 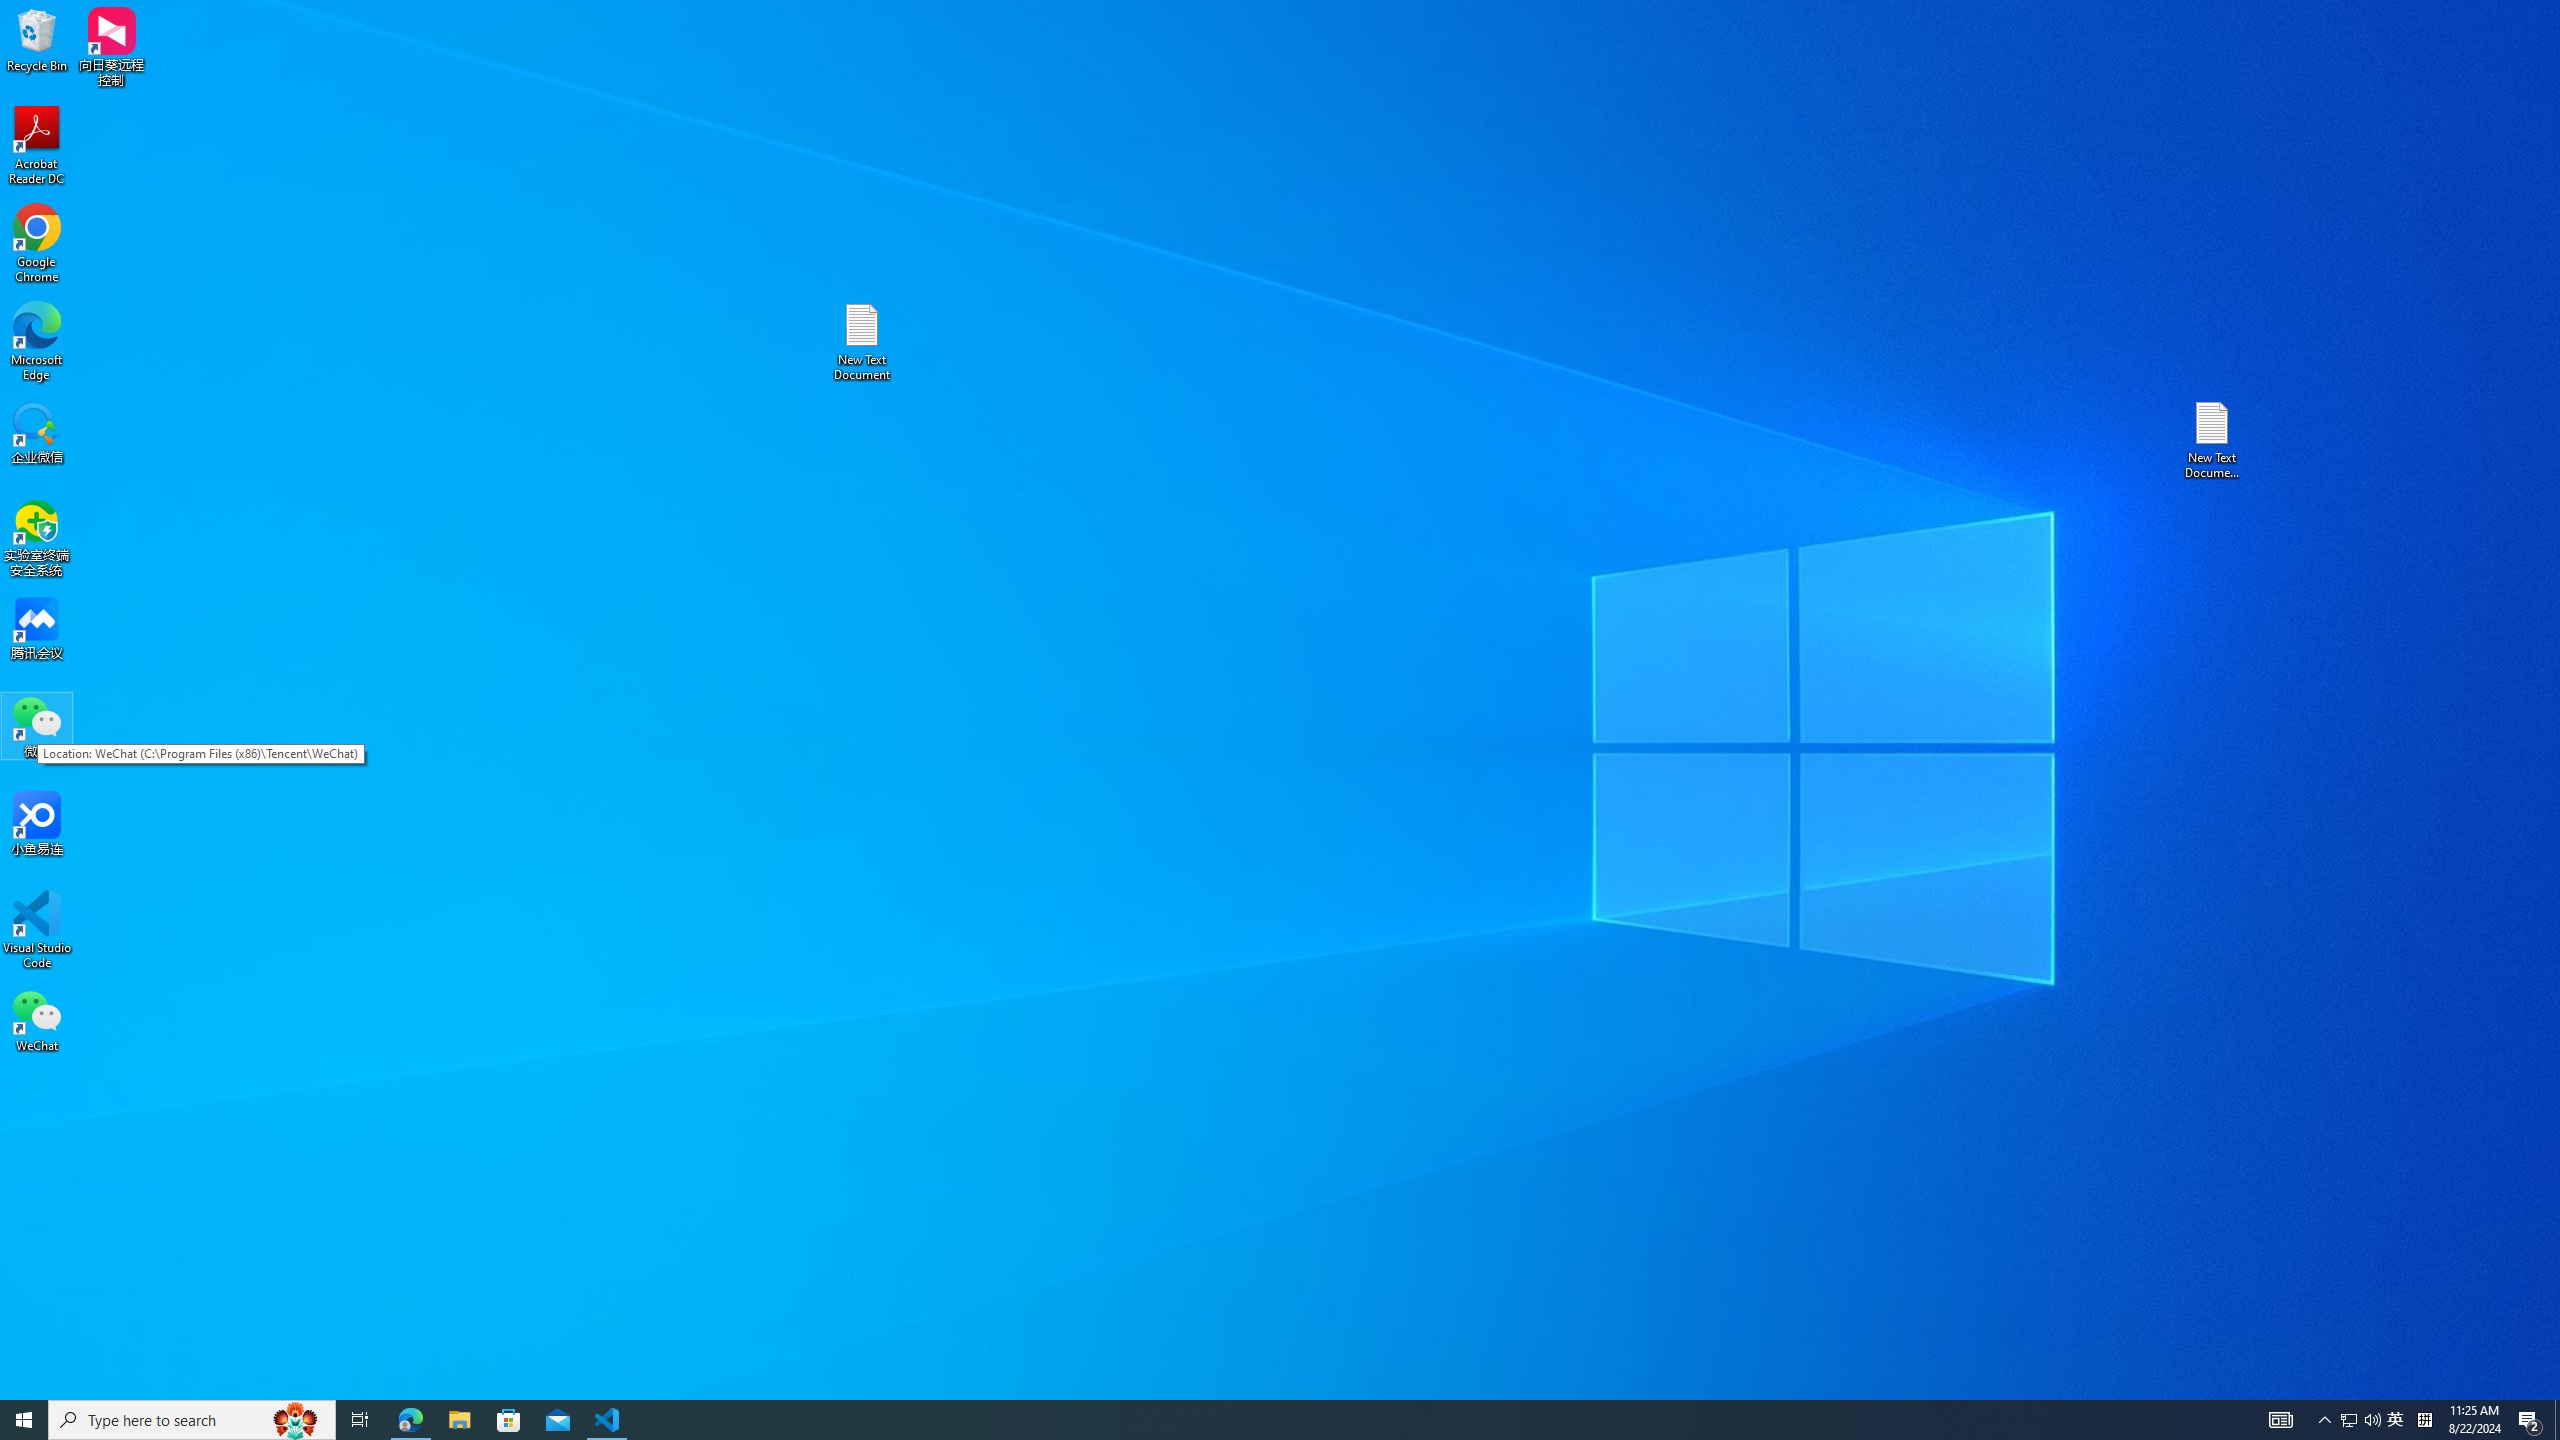 I want to click on 'New Text Document', so click(x=860, y=341).